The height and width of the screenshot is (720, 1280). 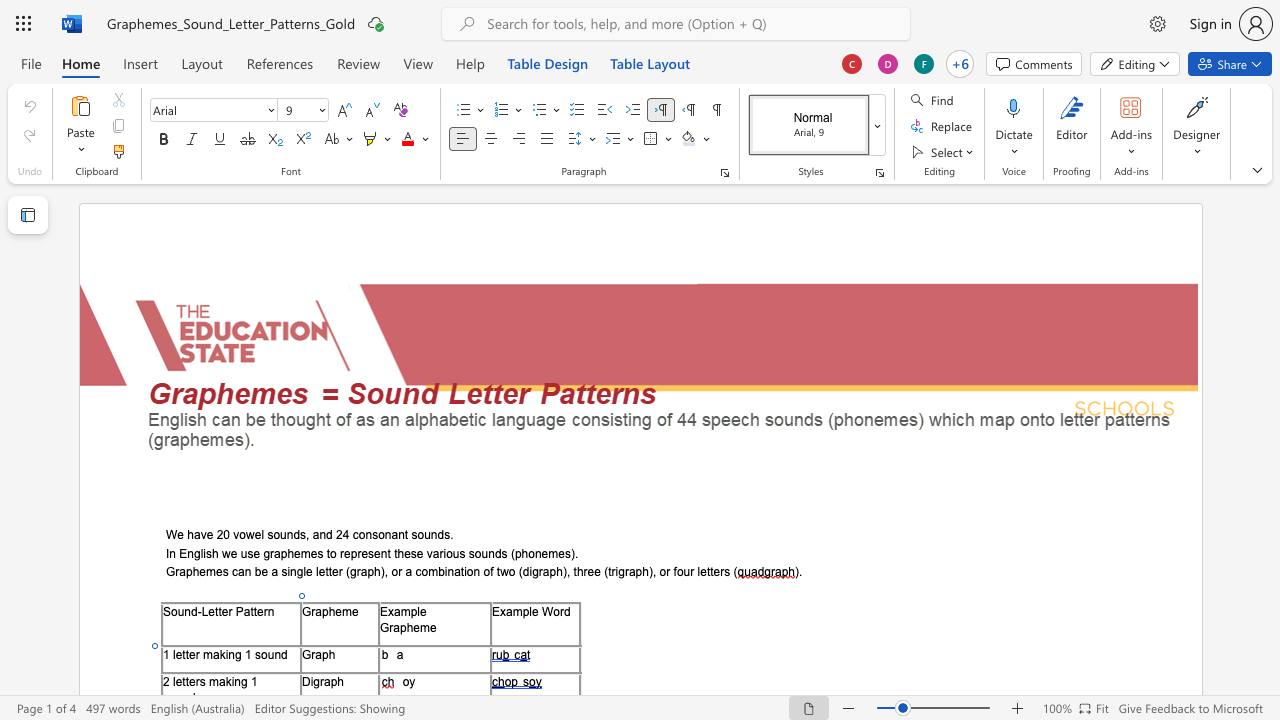 What do you see at coordinates (559, 610) in the screenshot?
I see `the space between the continuous character "o" and "r" in the text` at bounding box center [559, 610].